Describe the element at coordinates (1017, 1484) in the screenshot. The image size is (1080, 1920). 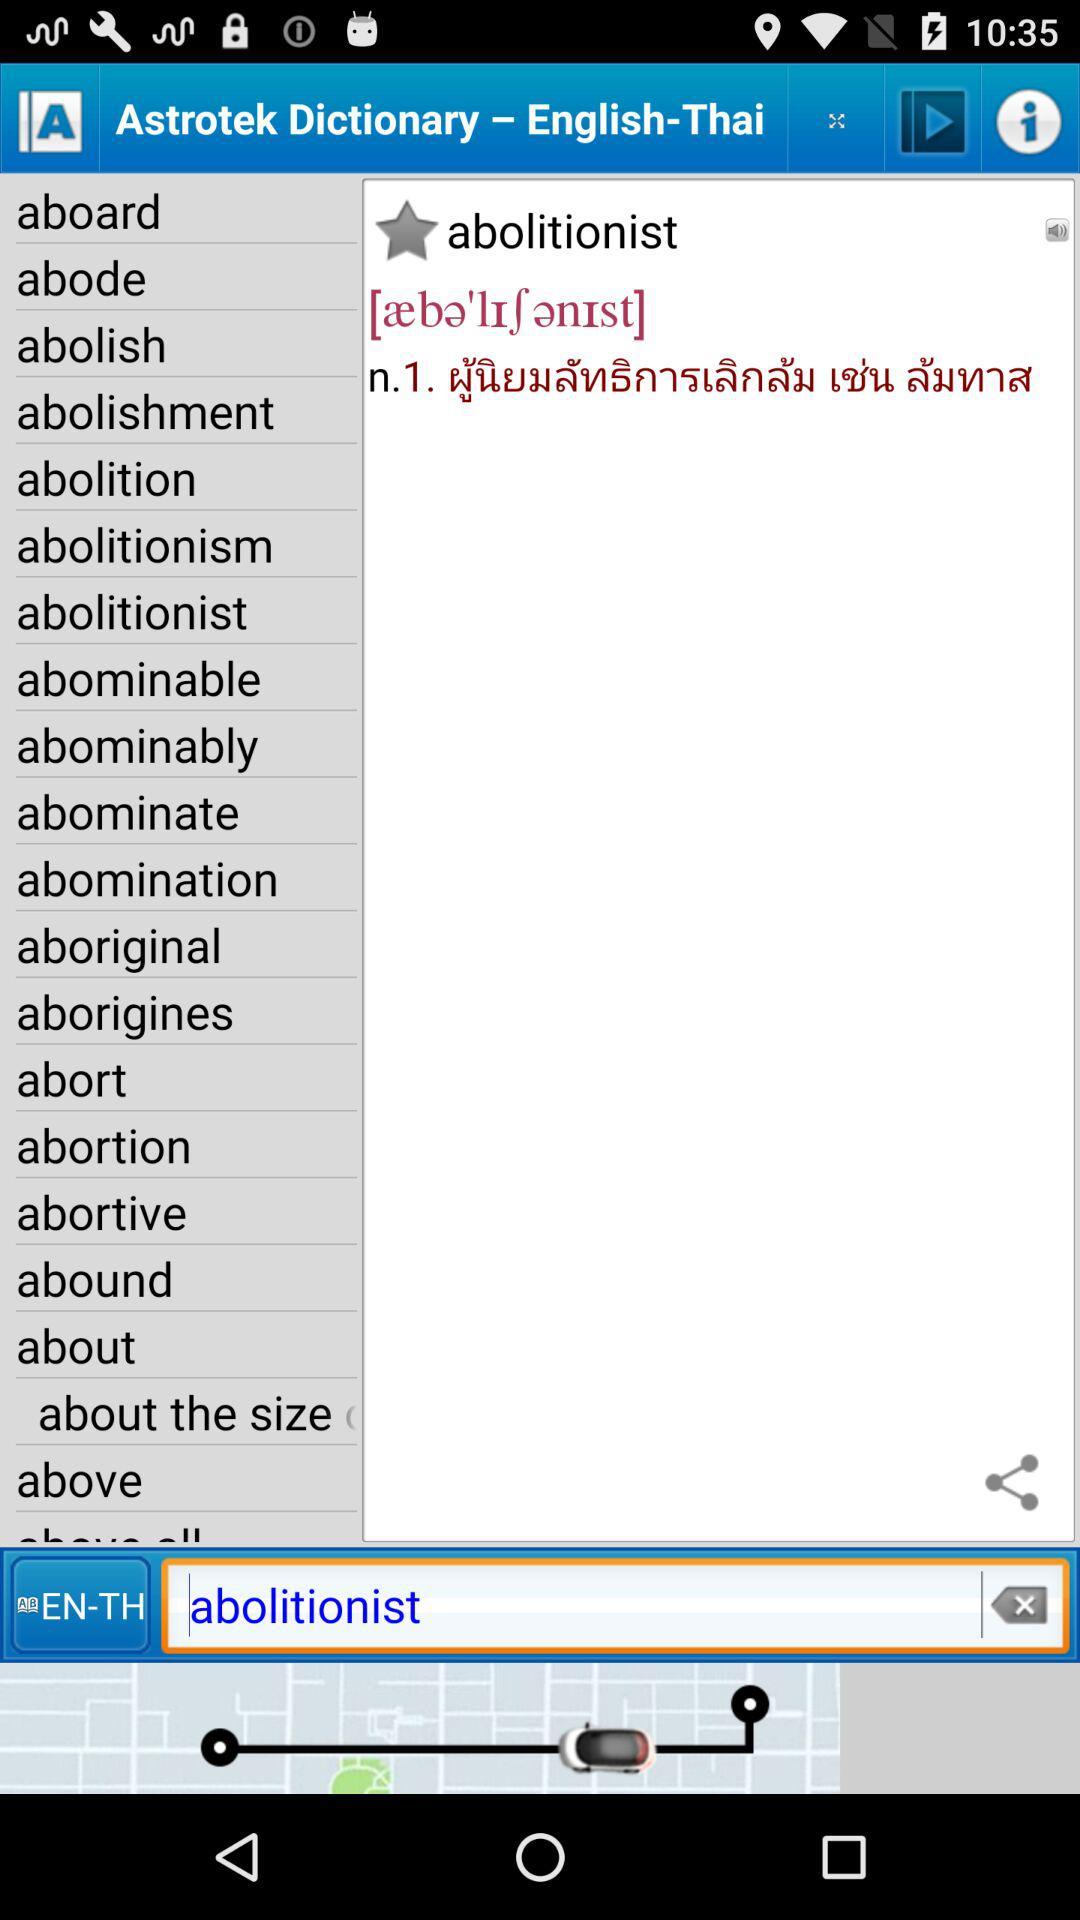
I see `icon above abolitionist item` at that location.